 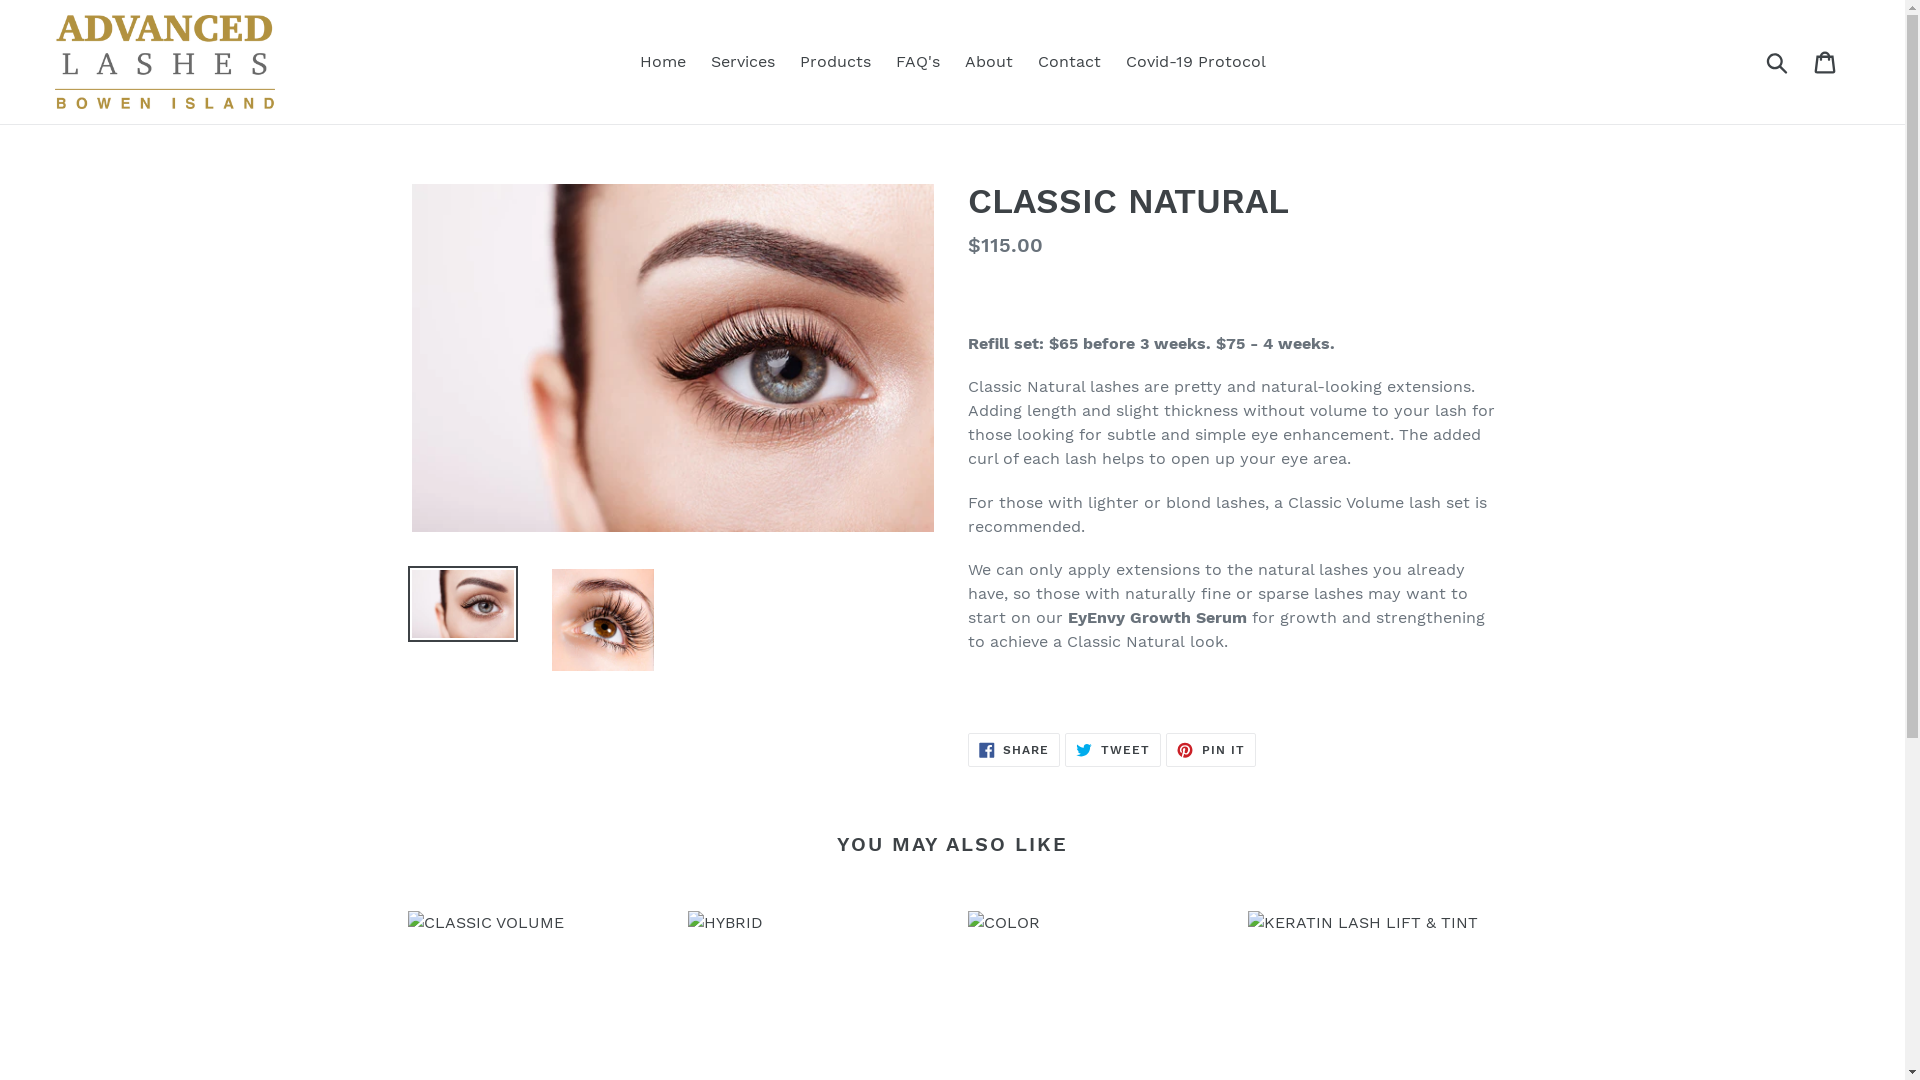 I want to click on 'Home', so click(x=662, y=60).